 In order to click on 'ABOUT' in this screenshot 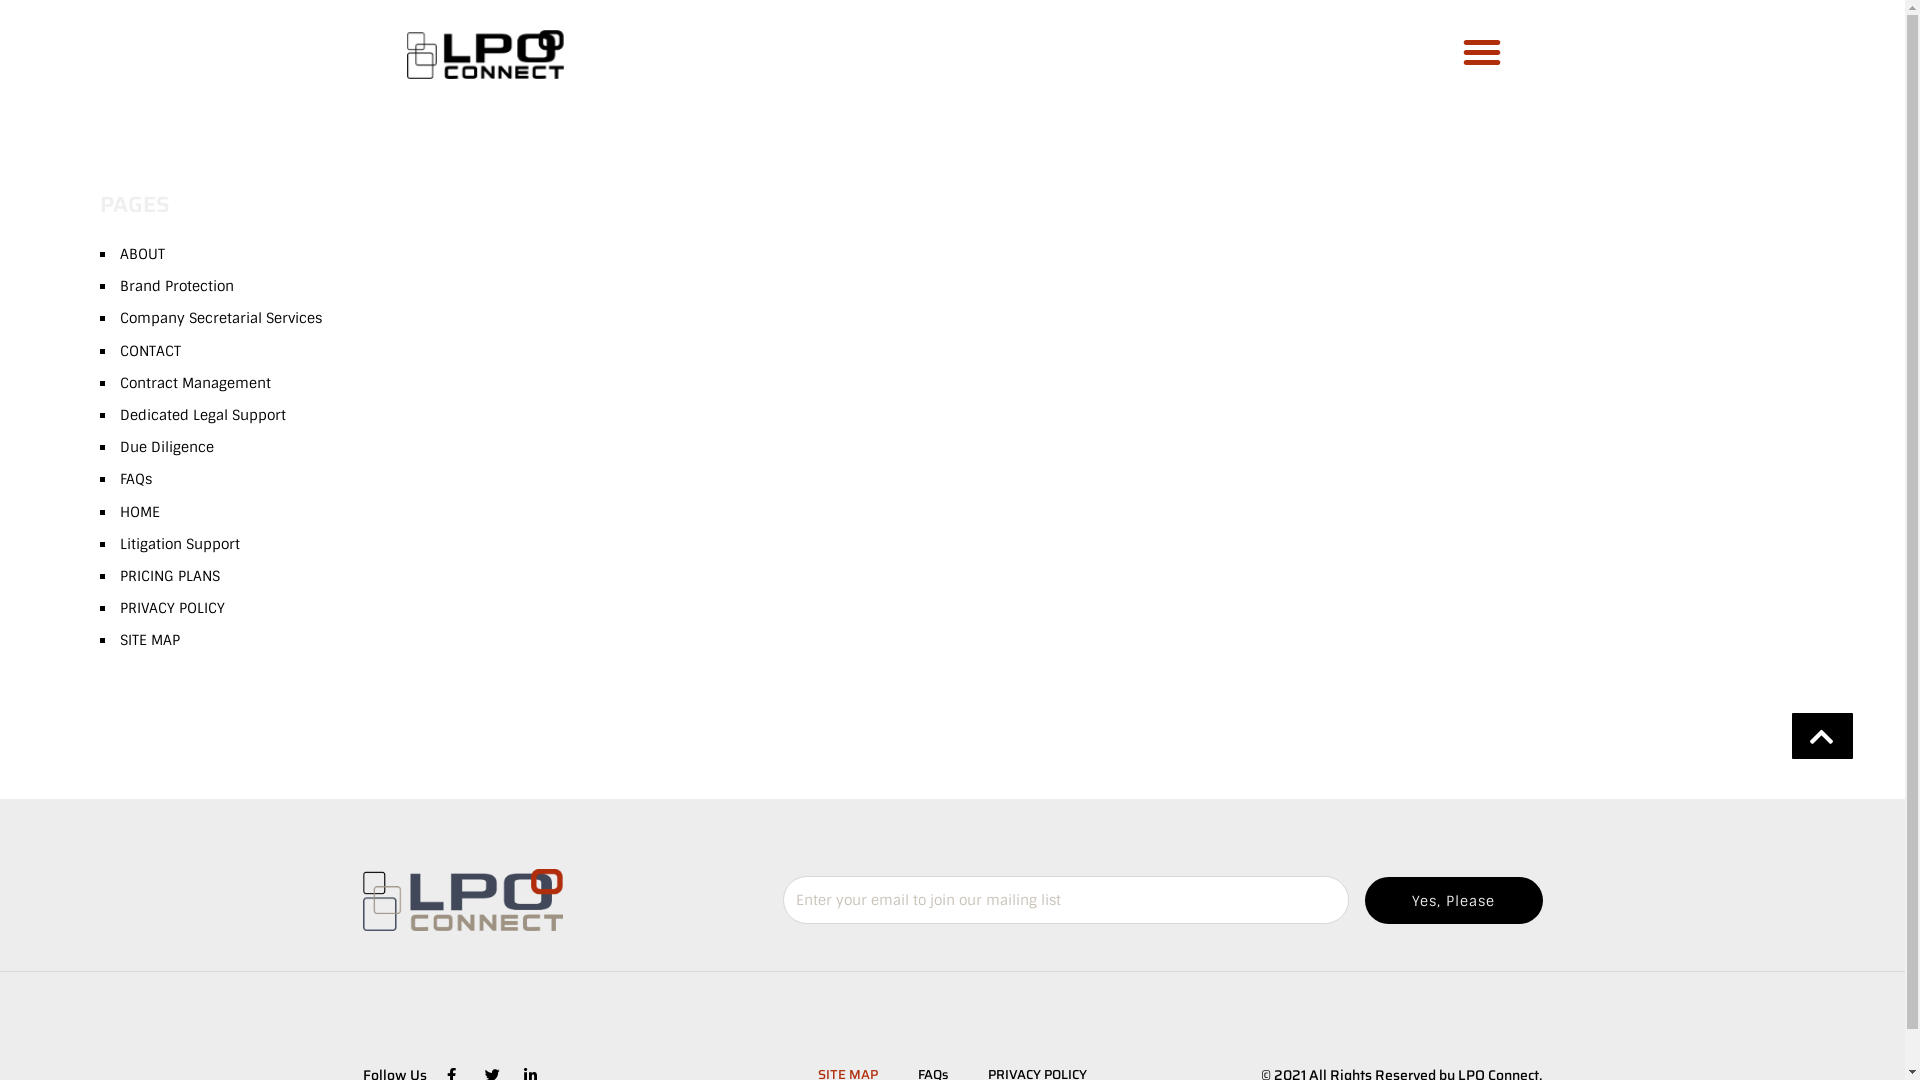, I will do `click(141, 253)`.